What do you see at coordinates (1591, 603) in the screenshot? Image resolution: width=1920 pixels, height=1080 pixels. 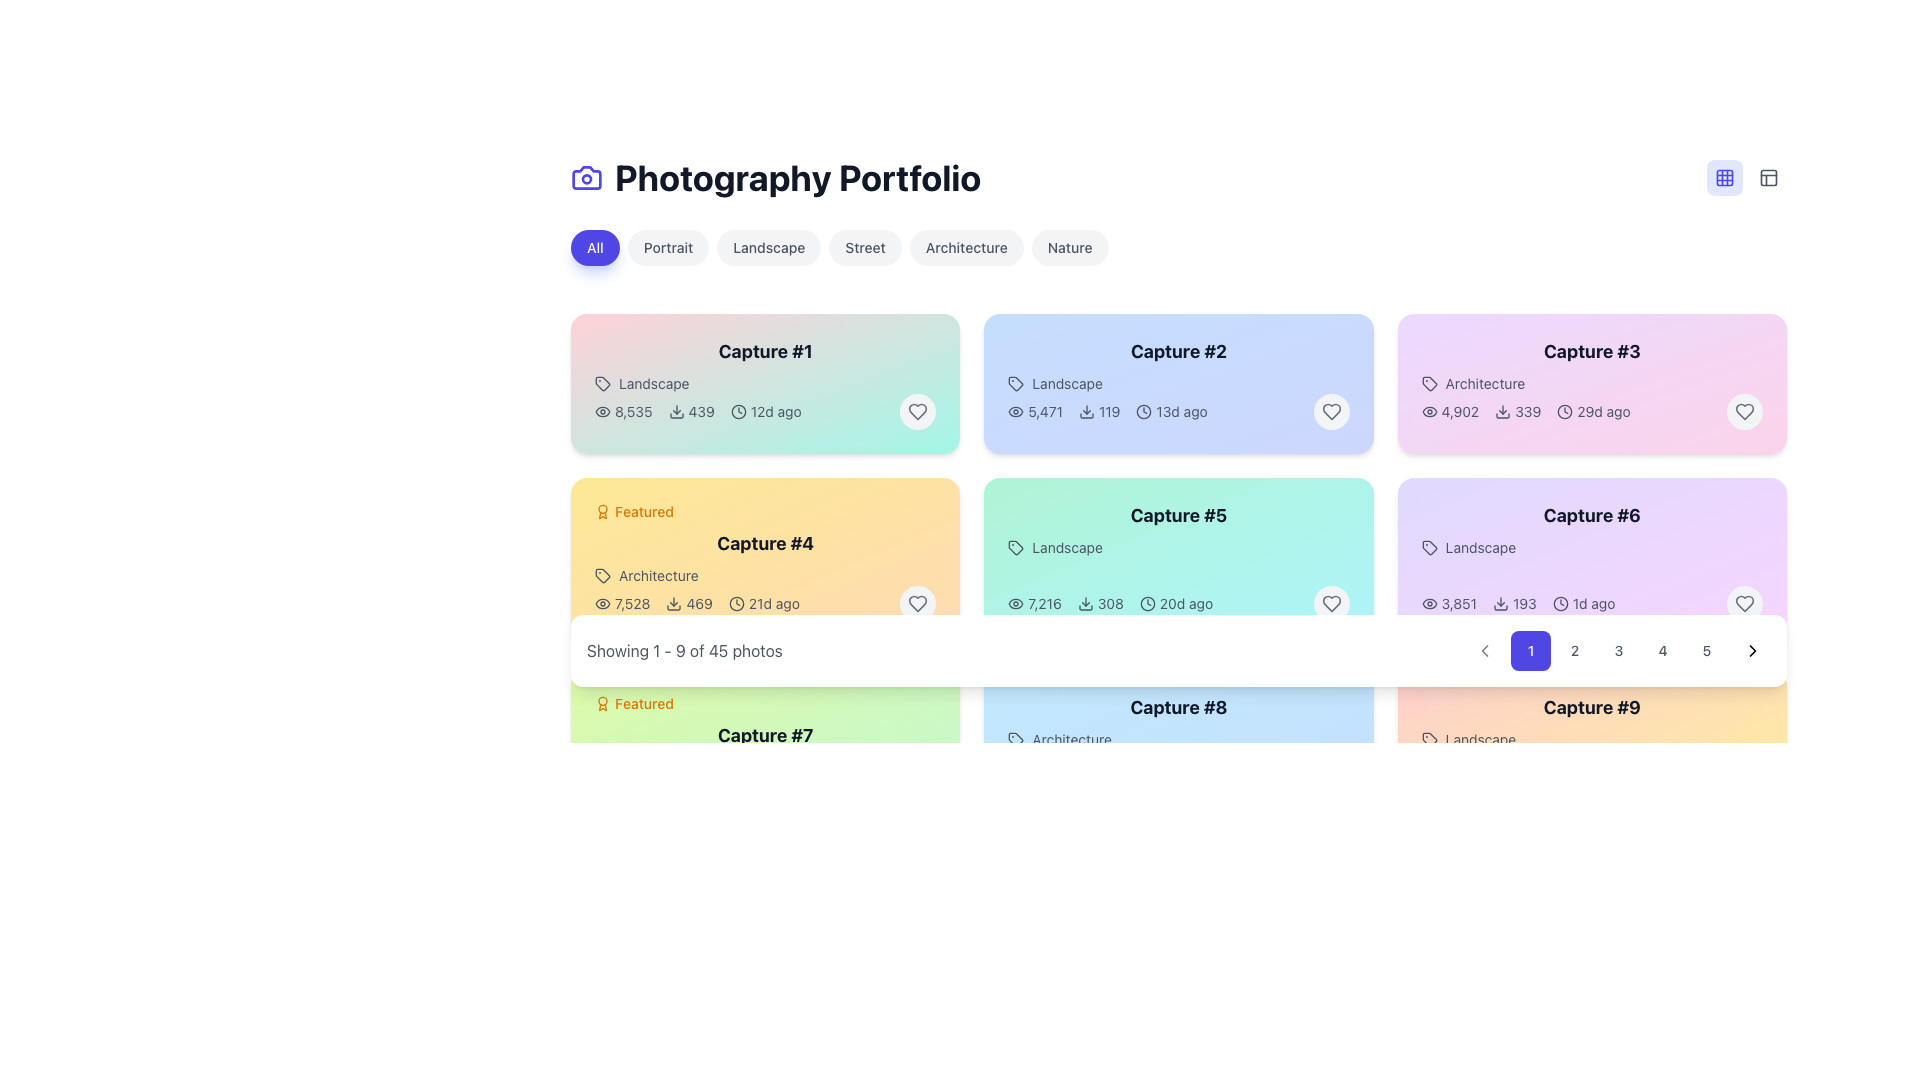 I see `the informational display row for the 'Capture #6' item` at bounding box center [1591, 603].